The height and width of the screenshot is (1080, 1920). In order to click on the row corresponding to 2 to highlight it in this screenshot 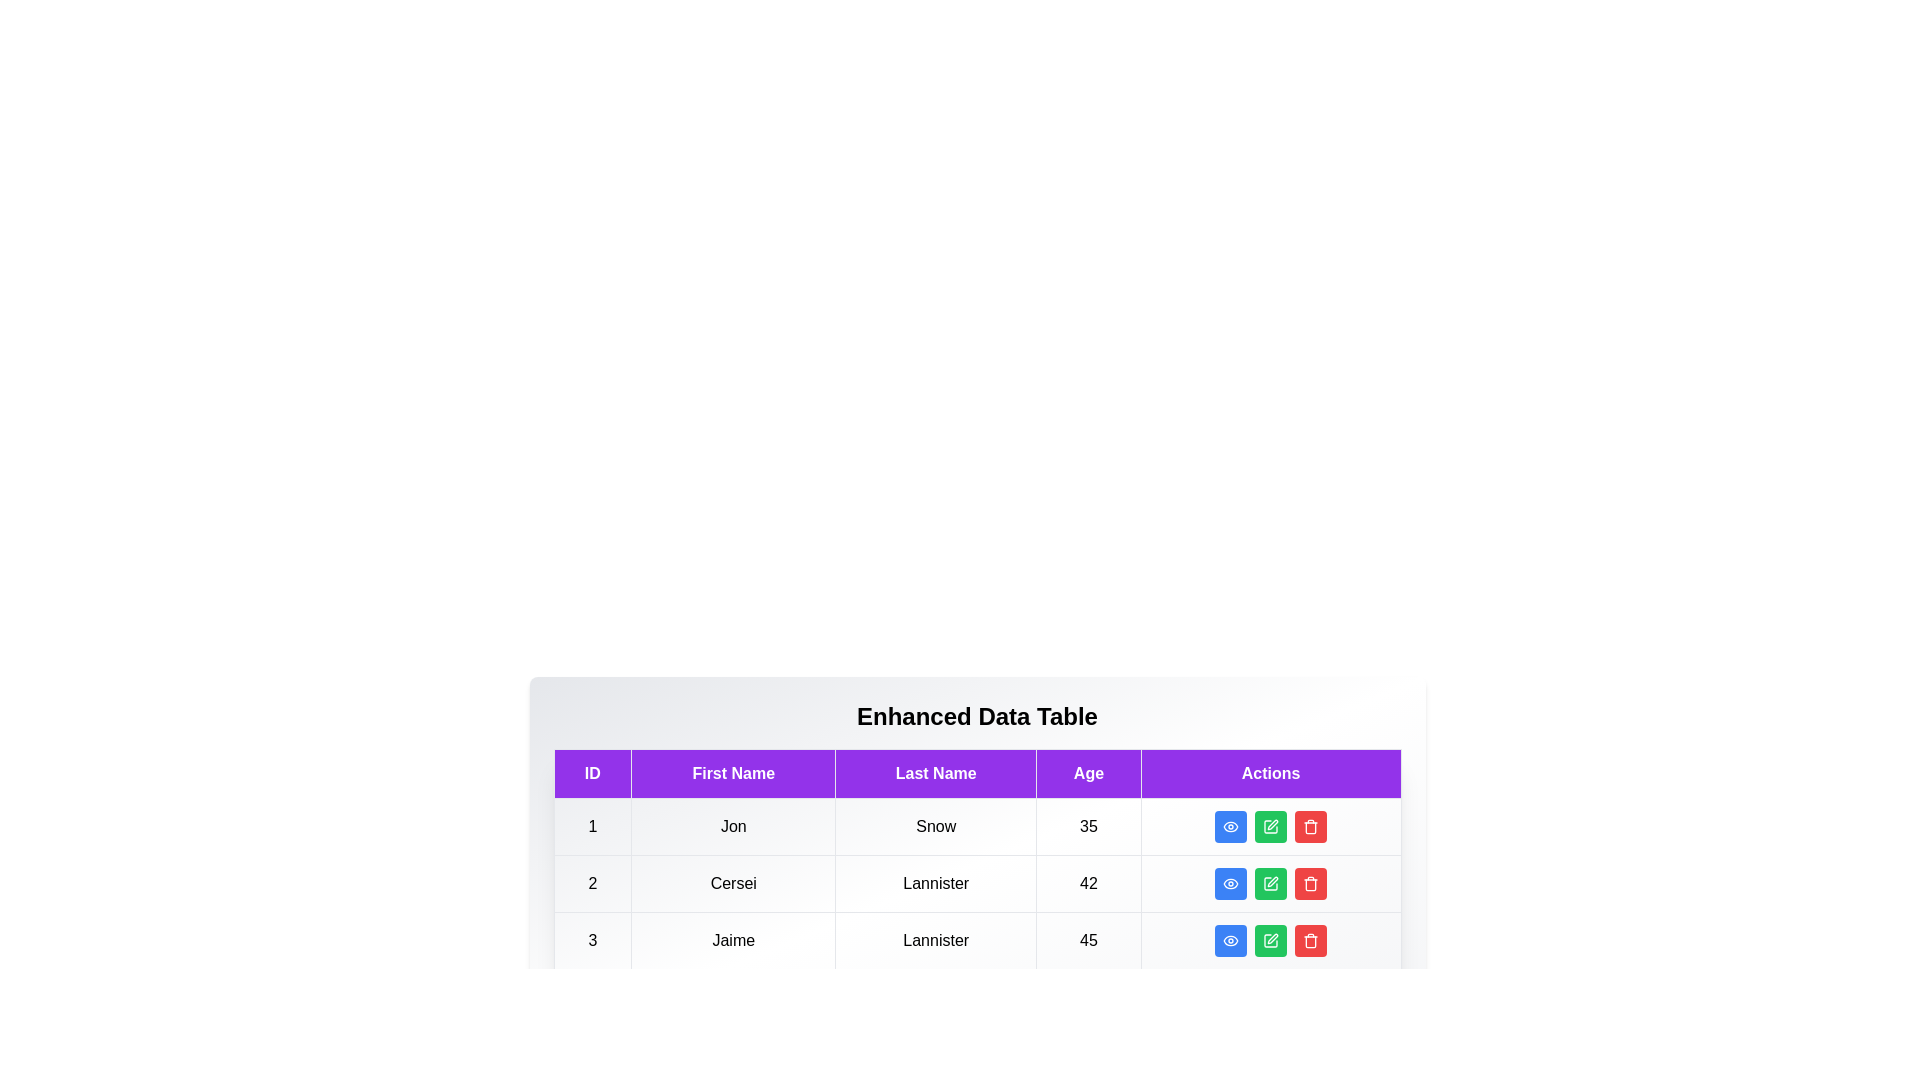, I will do `click(977, 882)`.